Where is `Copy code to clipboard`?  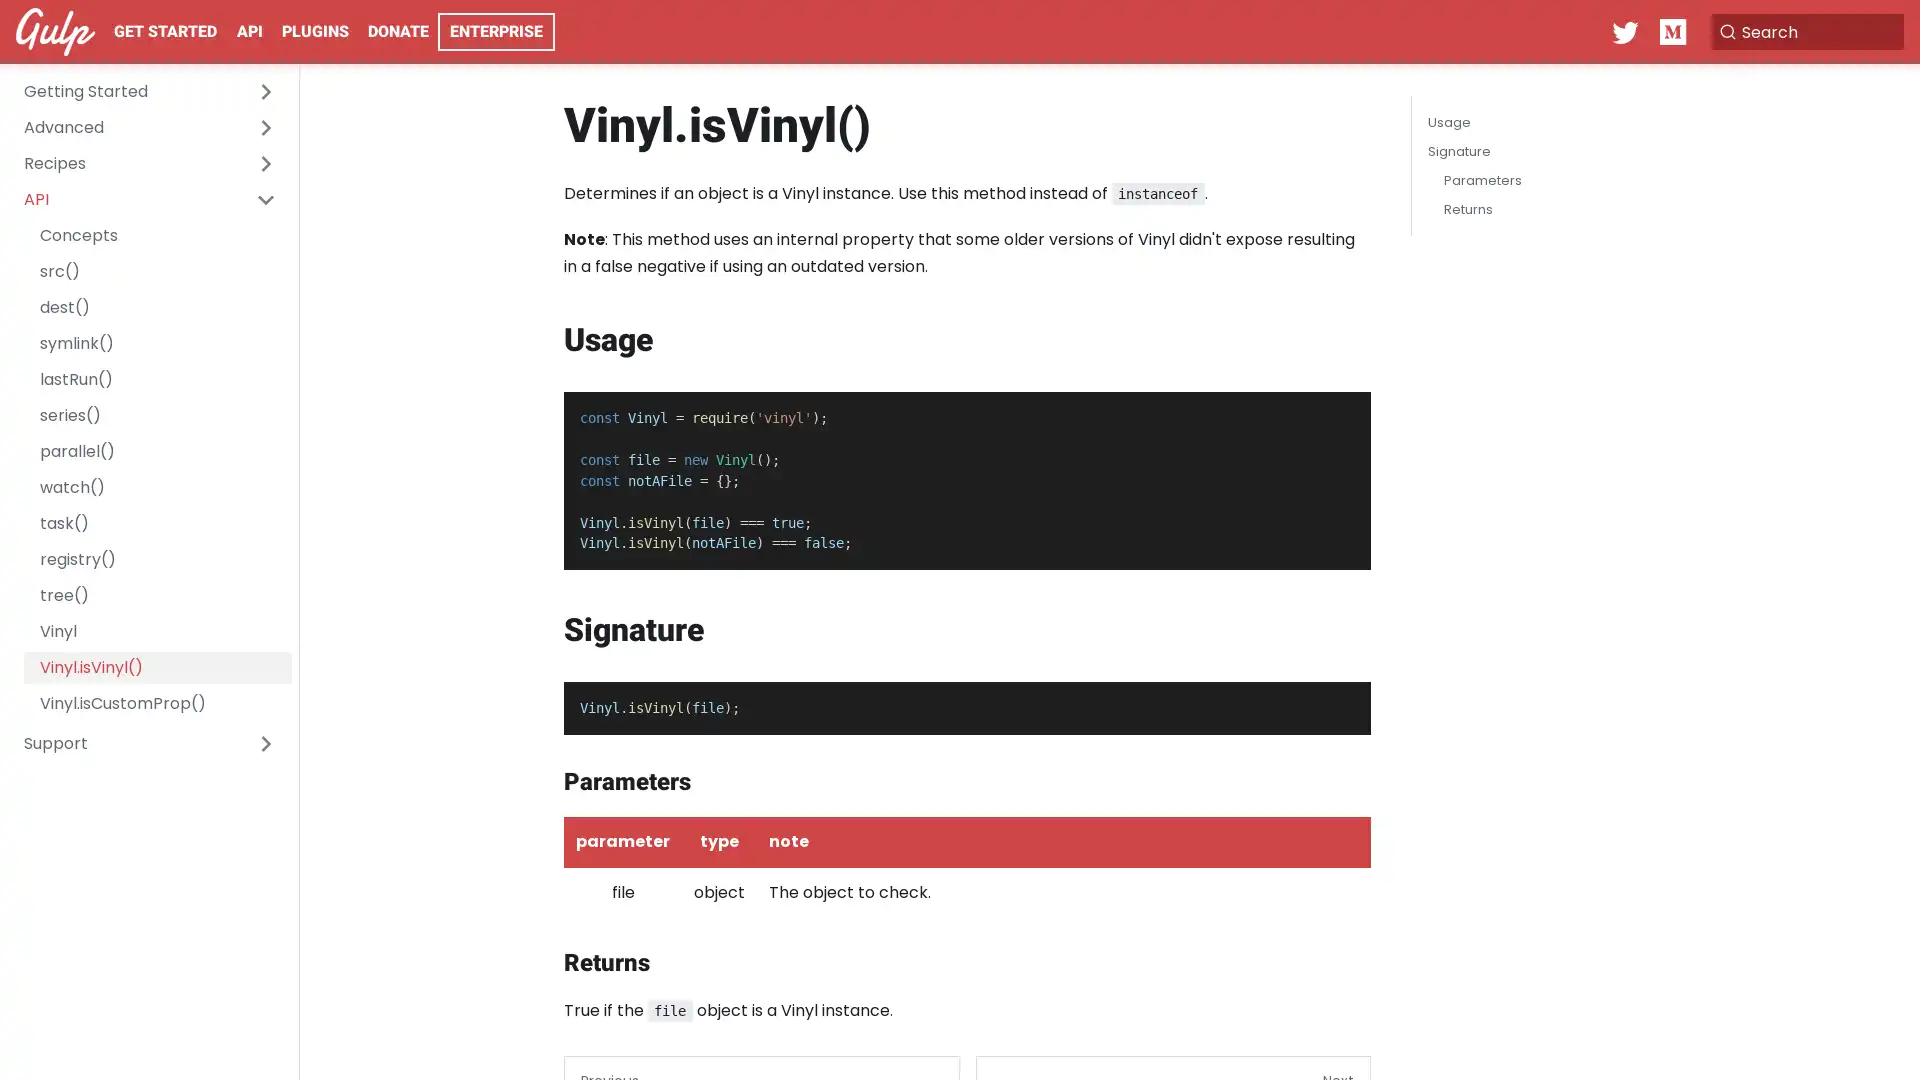
Copy code to clipboard is located at coordinates (1338, 703).